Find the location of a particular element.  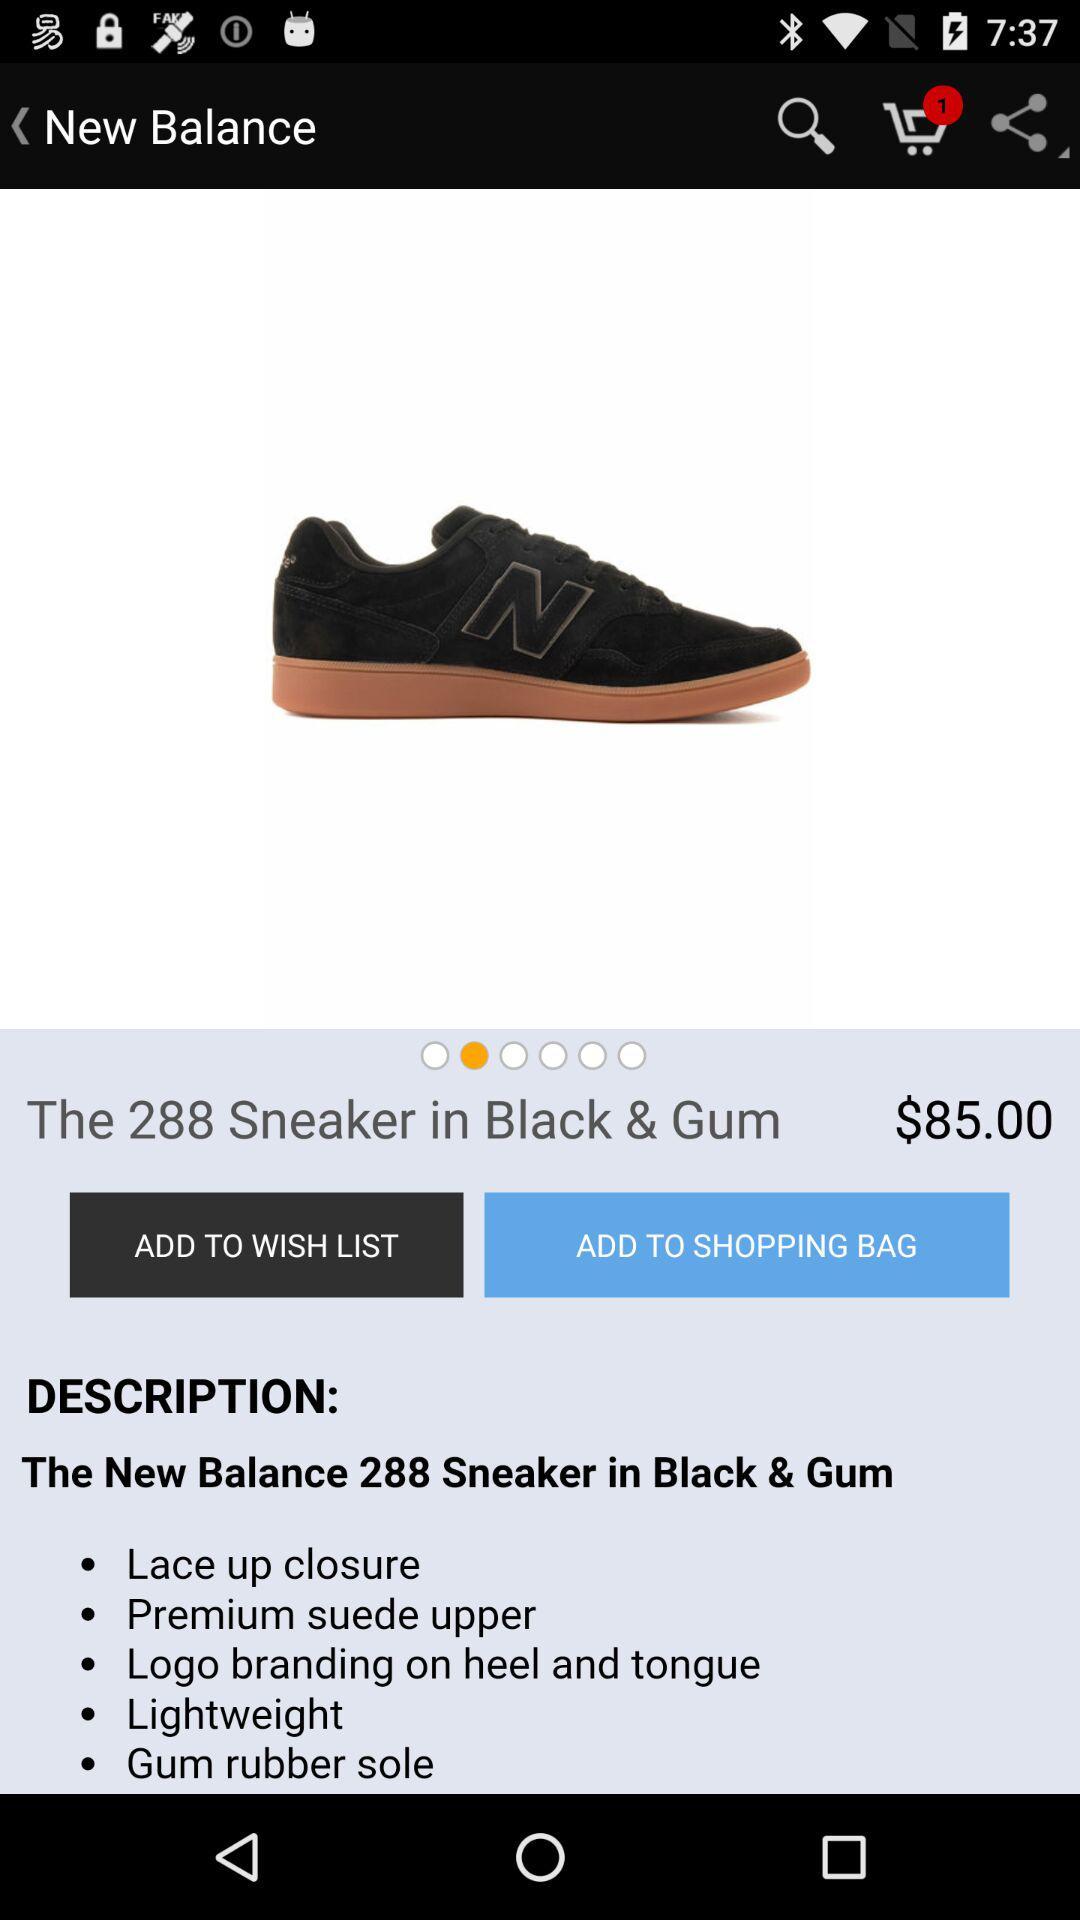

show full view is located at coordinates (540, 608).